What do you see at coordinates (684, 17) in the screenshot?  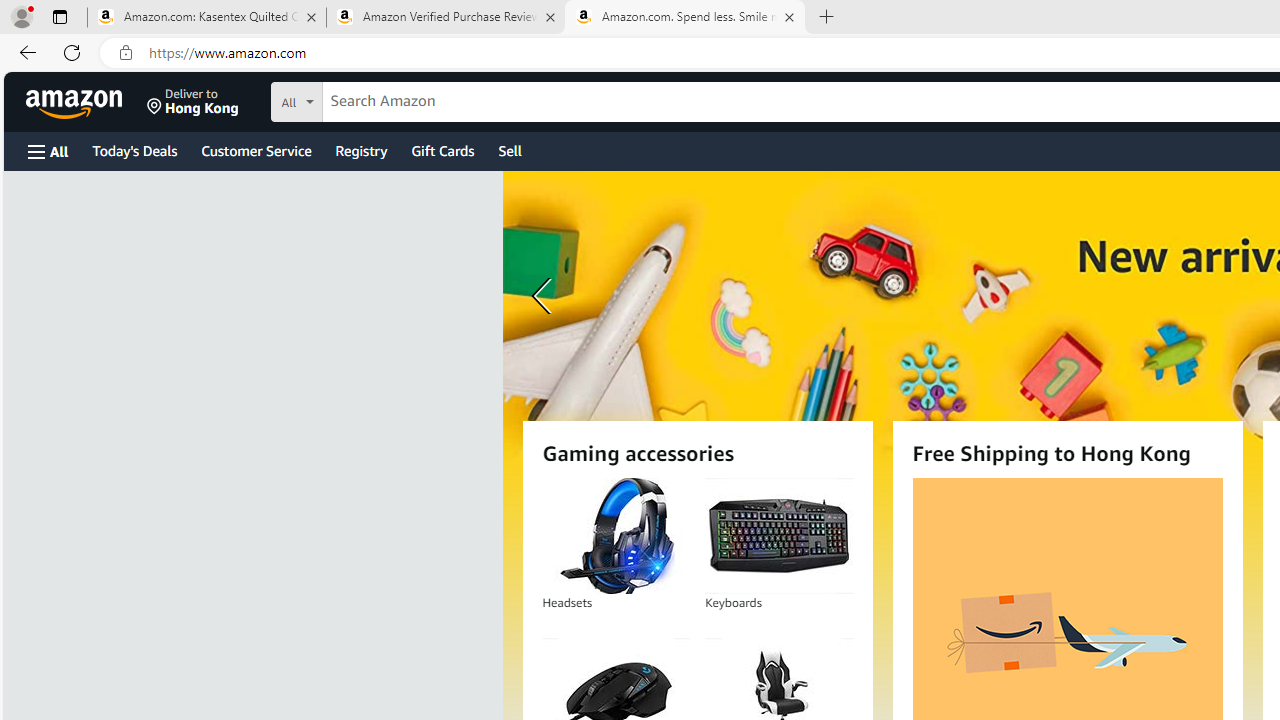 I see `'Amazon.com. Spend less. Smile more.'` at bounding box center [684, 17].